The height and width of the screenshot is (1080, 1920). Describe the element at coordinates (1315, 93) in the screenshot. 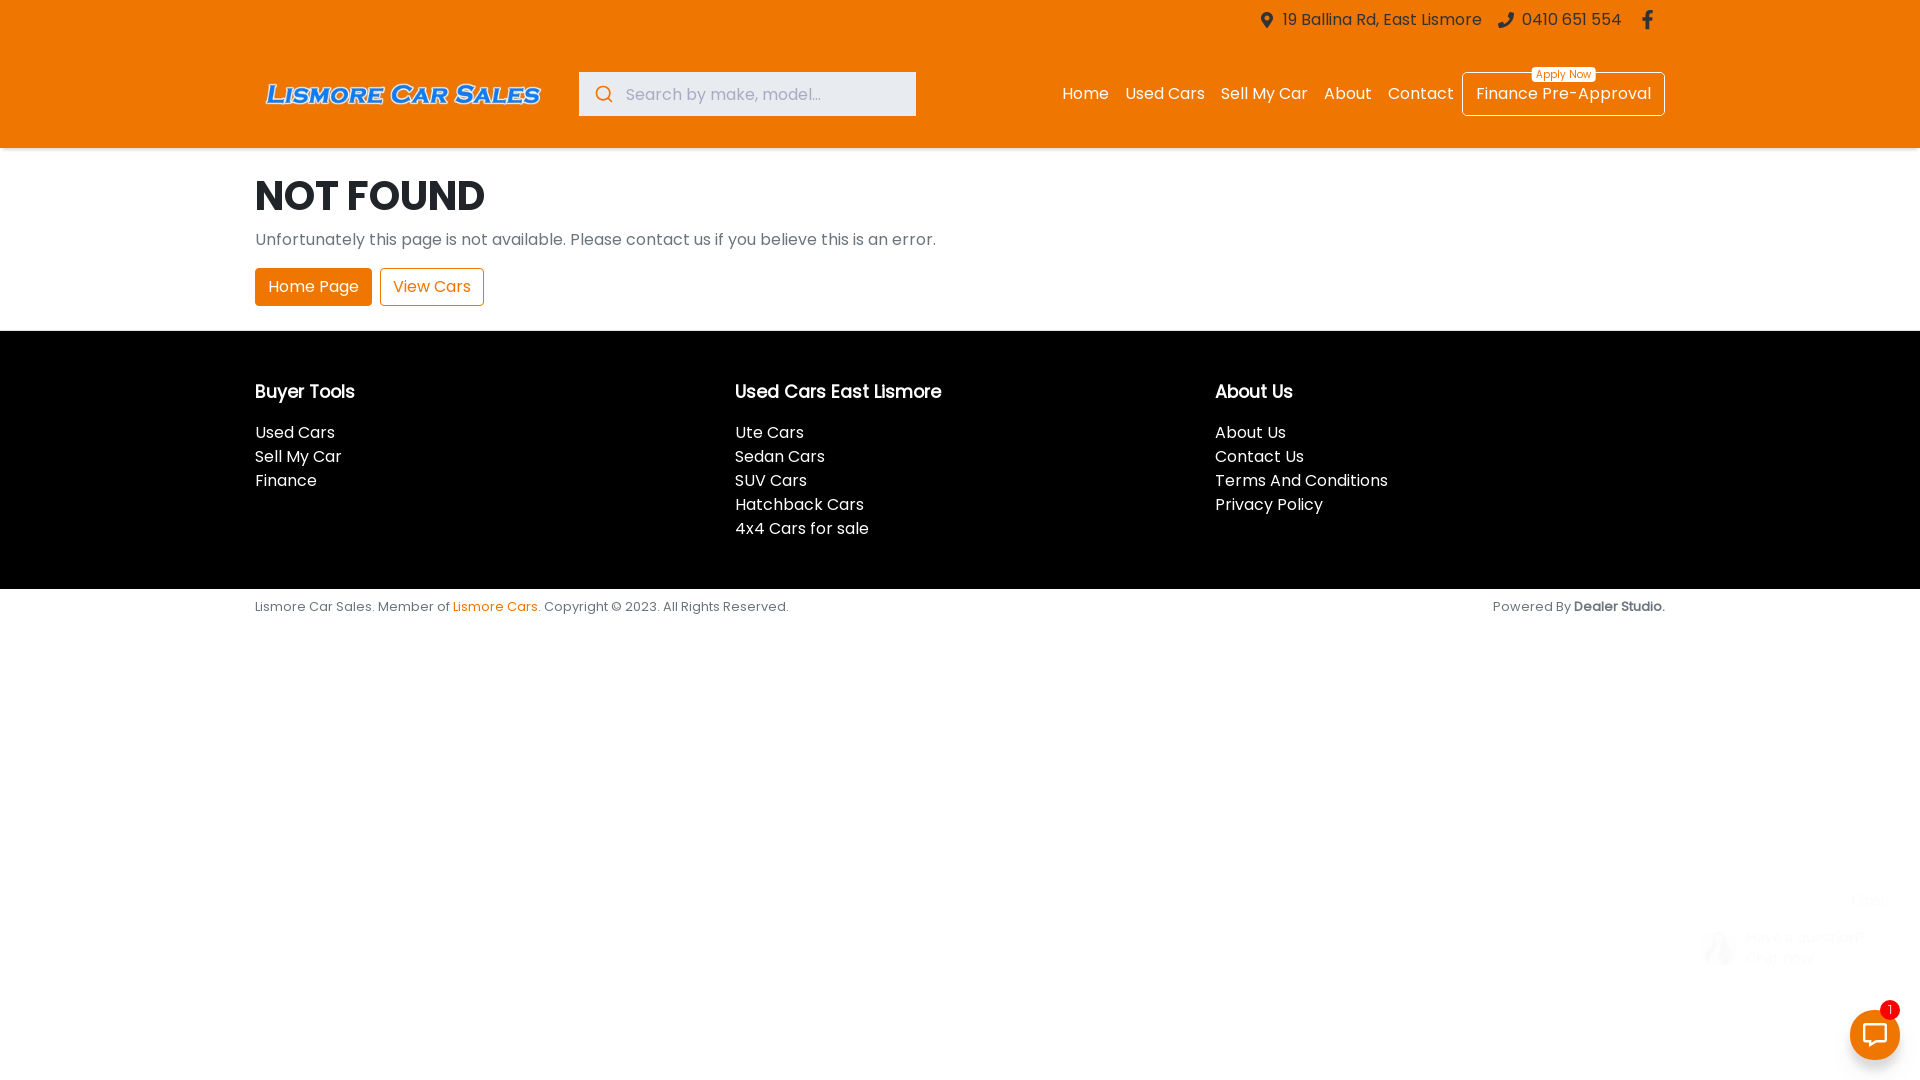

I see `'About'` at that location.